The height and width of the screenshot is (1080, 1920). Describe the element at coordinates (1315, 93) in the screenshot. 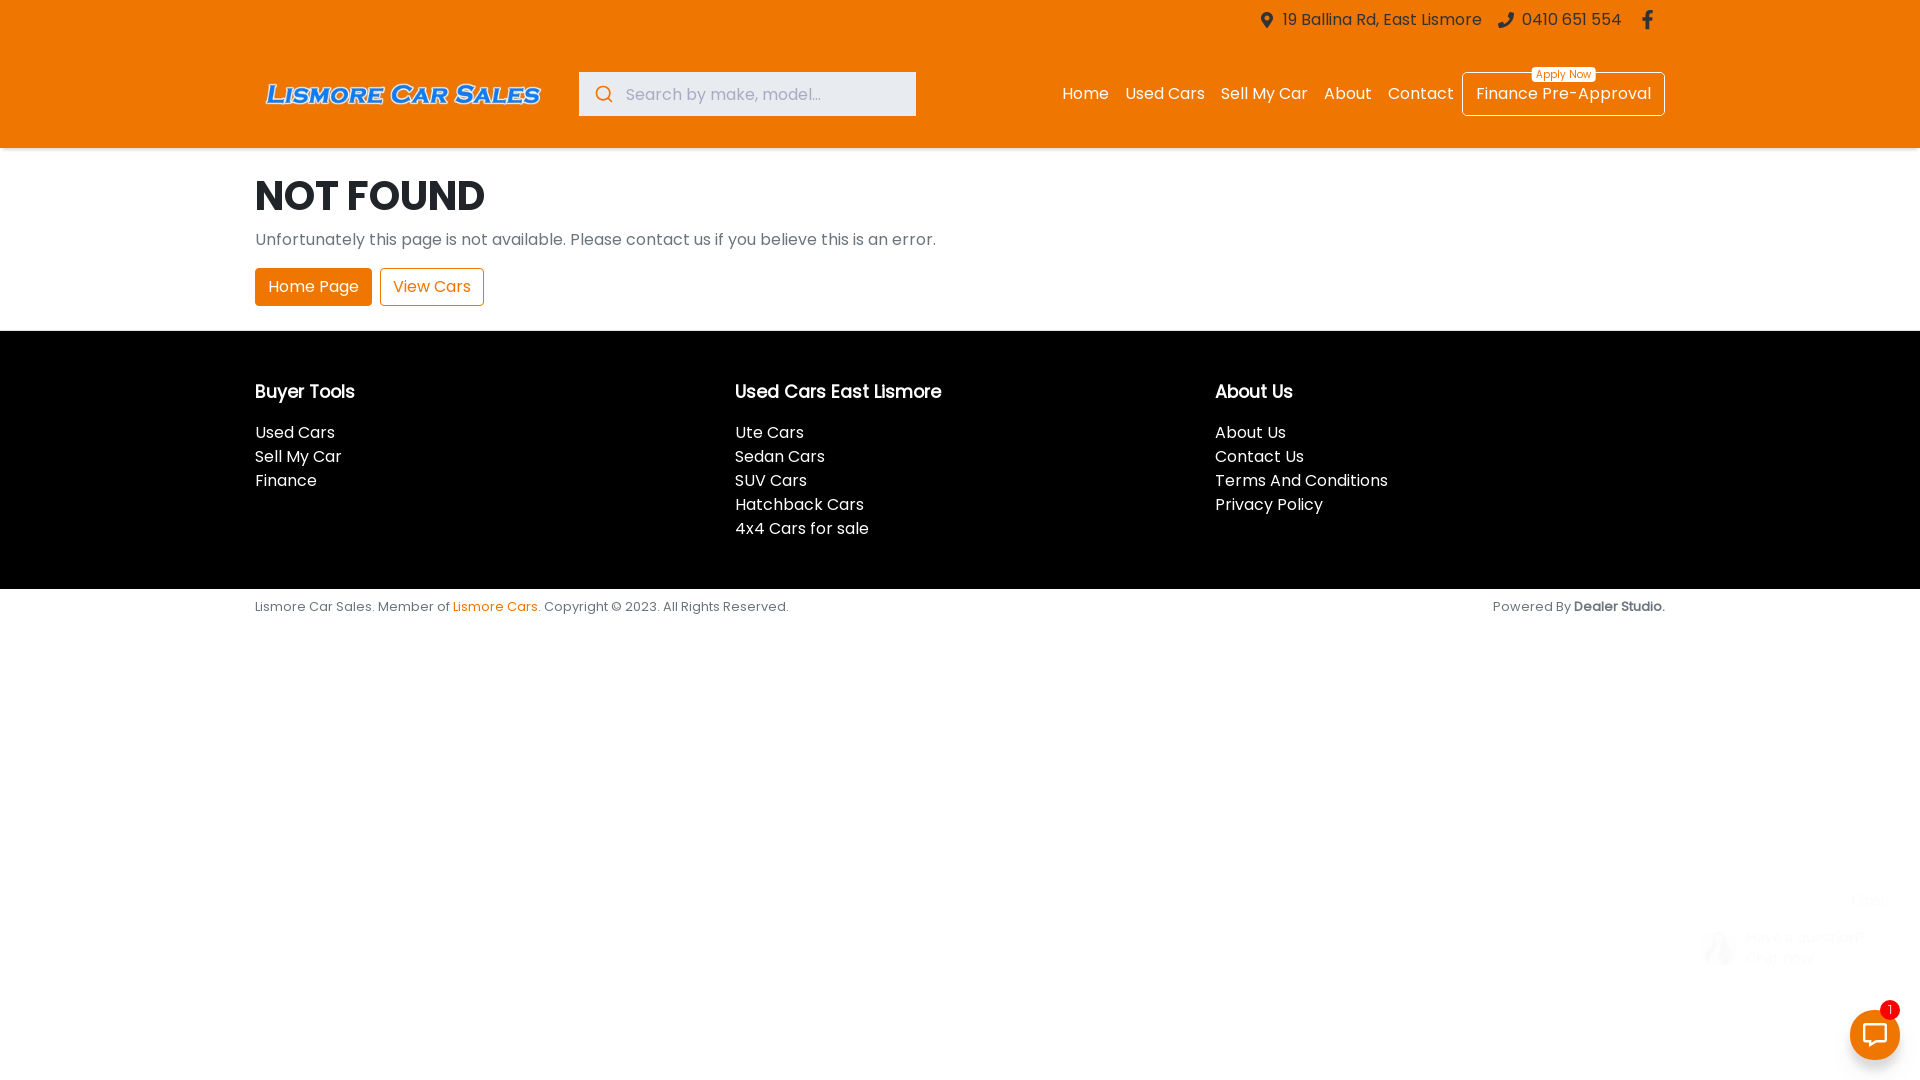

I see `'About'` at that location.